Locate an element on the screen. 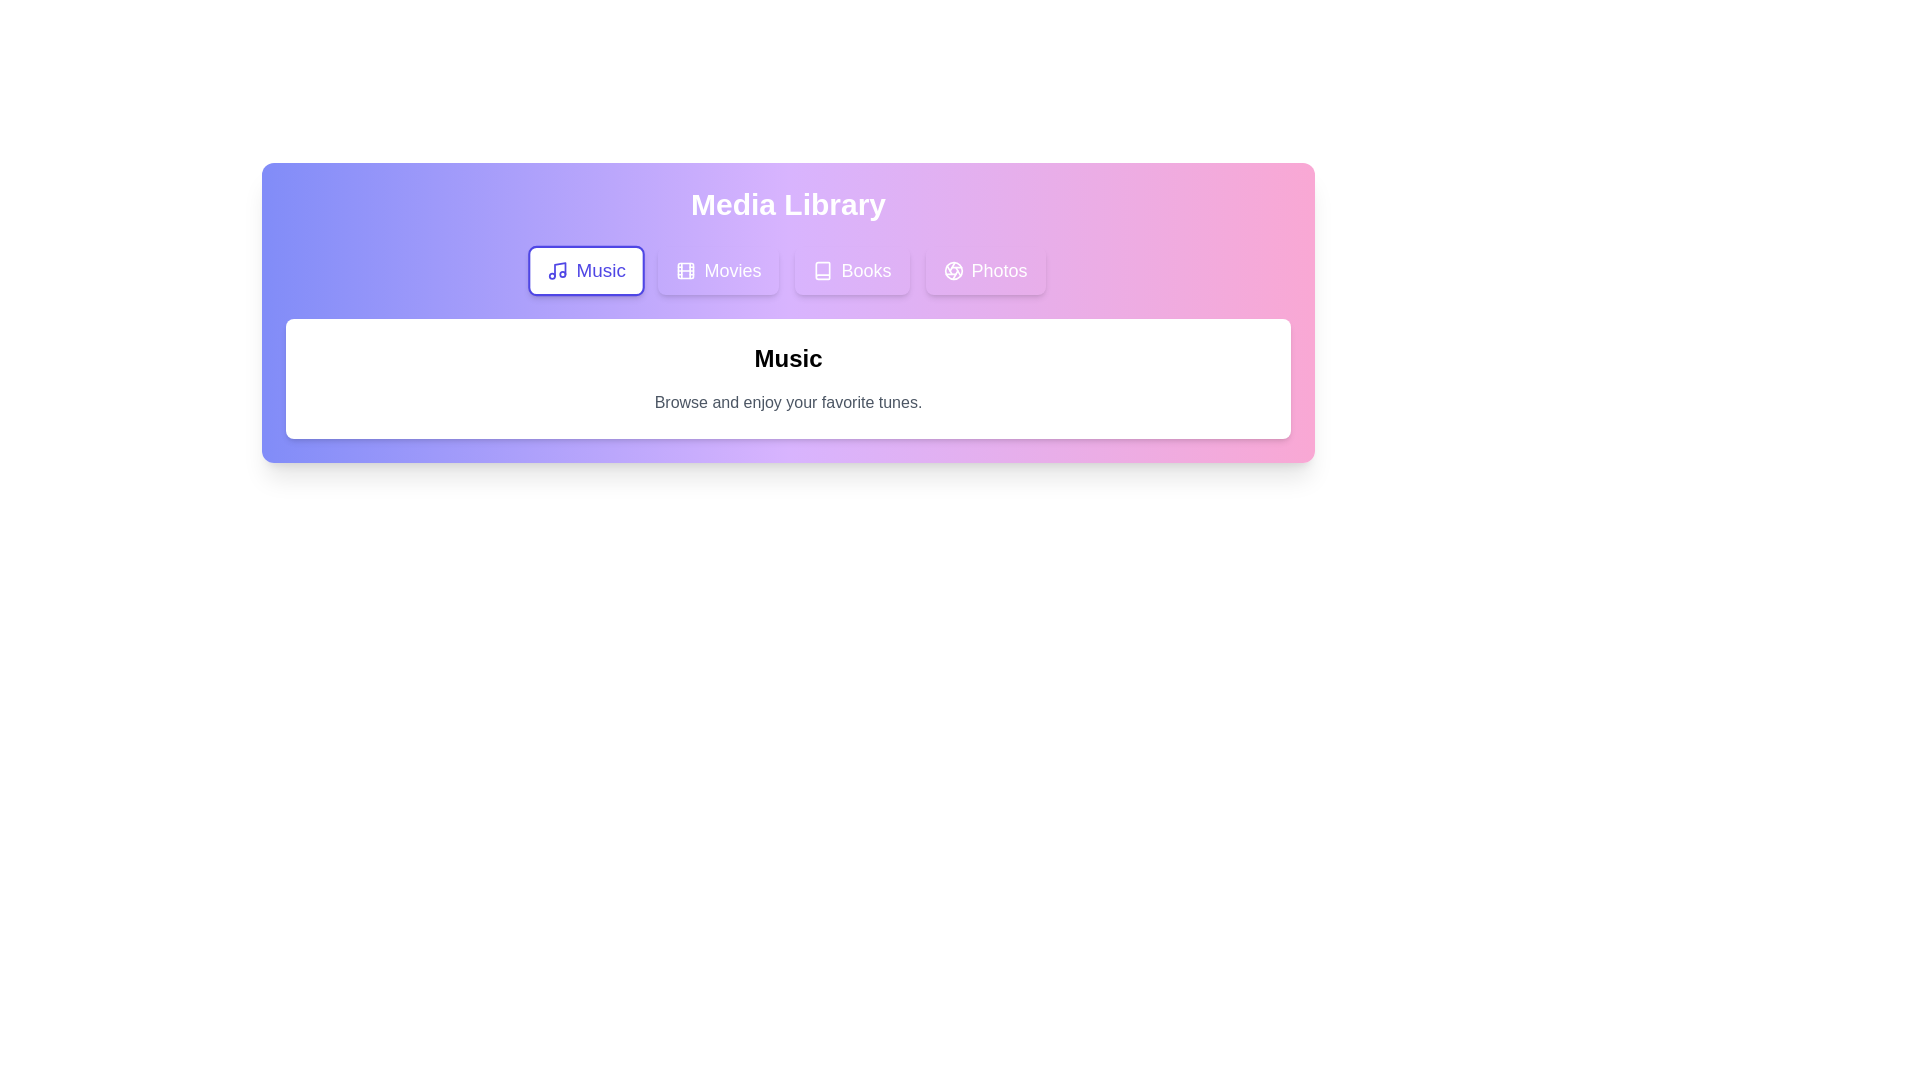 The width and height of the screenshot is (1920, 1080). the Photos tab to view its content is located at coordinates (985, 270).